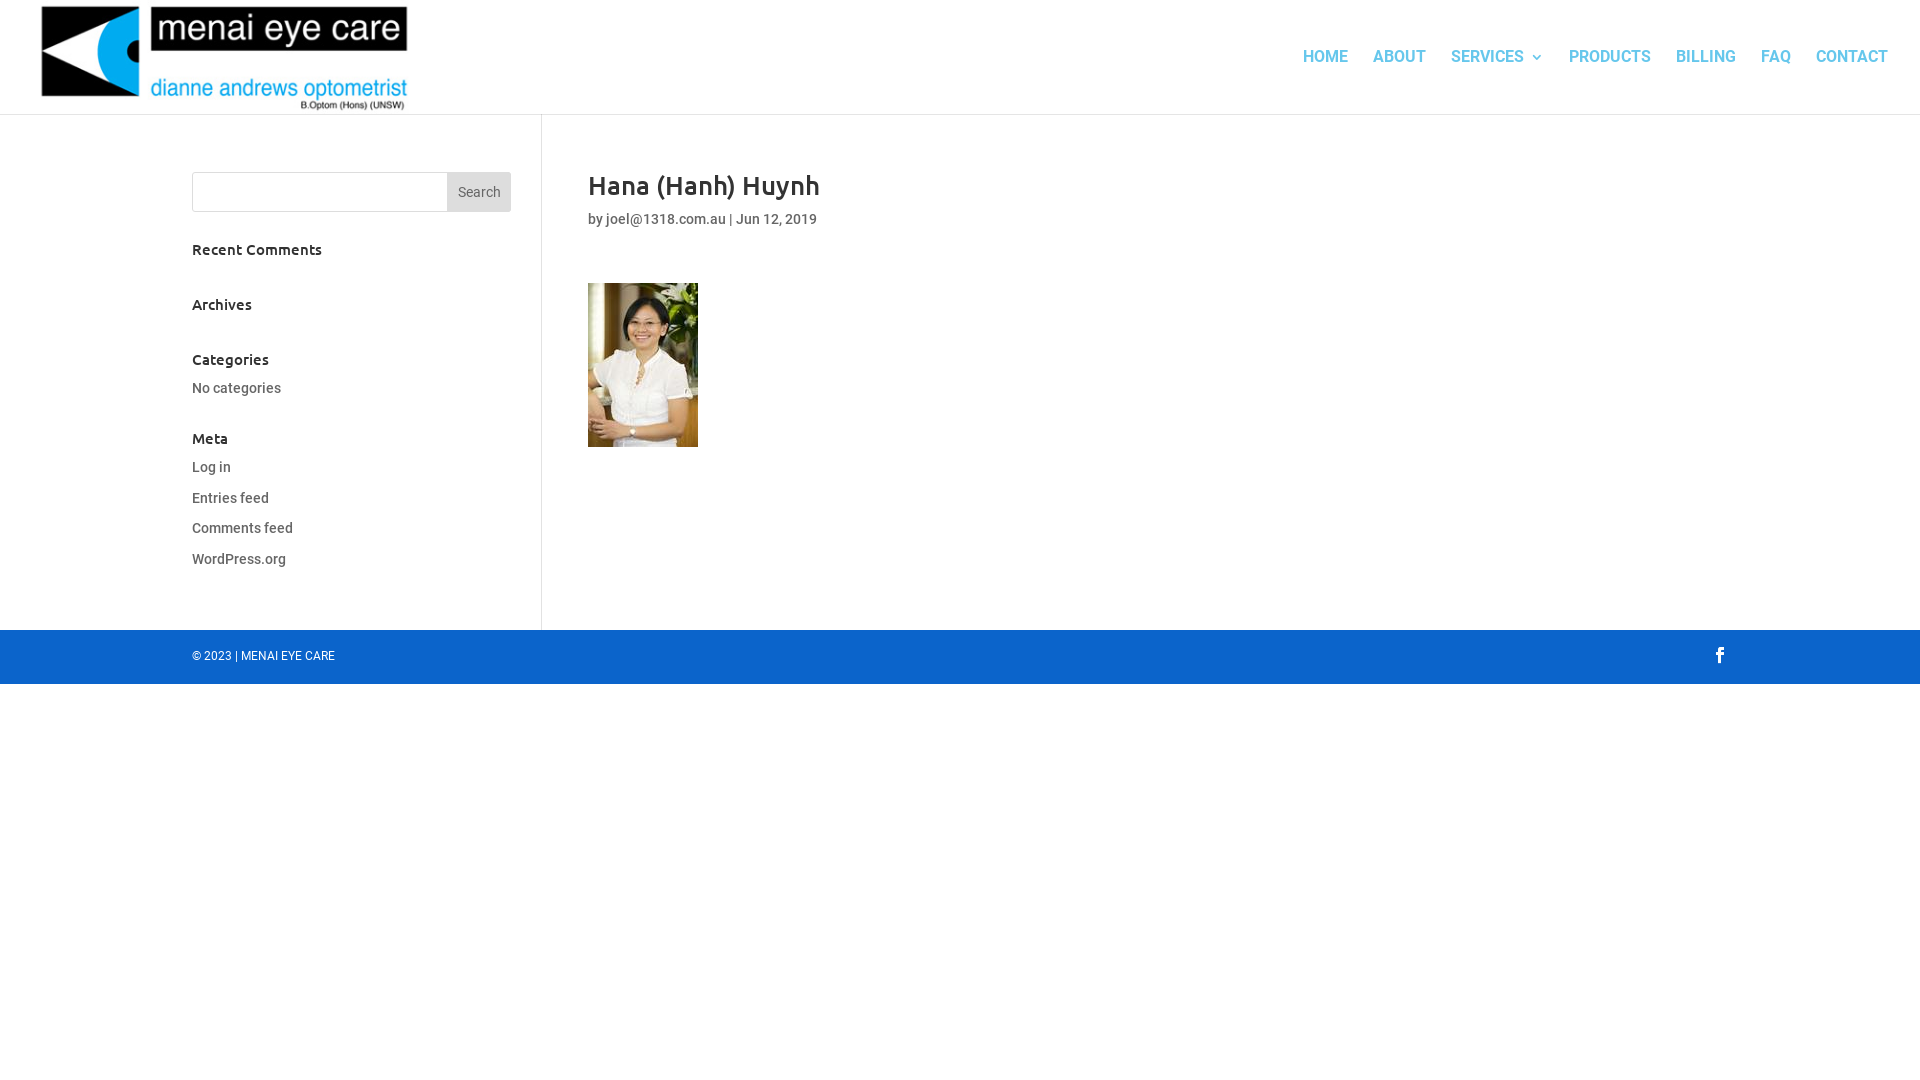 This screenshot has height=1080, width=1920. What do you see at coordinates (1398, 80) in the screenshot?
I see `'ABOUT'` at bounding box center [1398, 80].